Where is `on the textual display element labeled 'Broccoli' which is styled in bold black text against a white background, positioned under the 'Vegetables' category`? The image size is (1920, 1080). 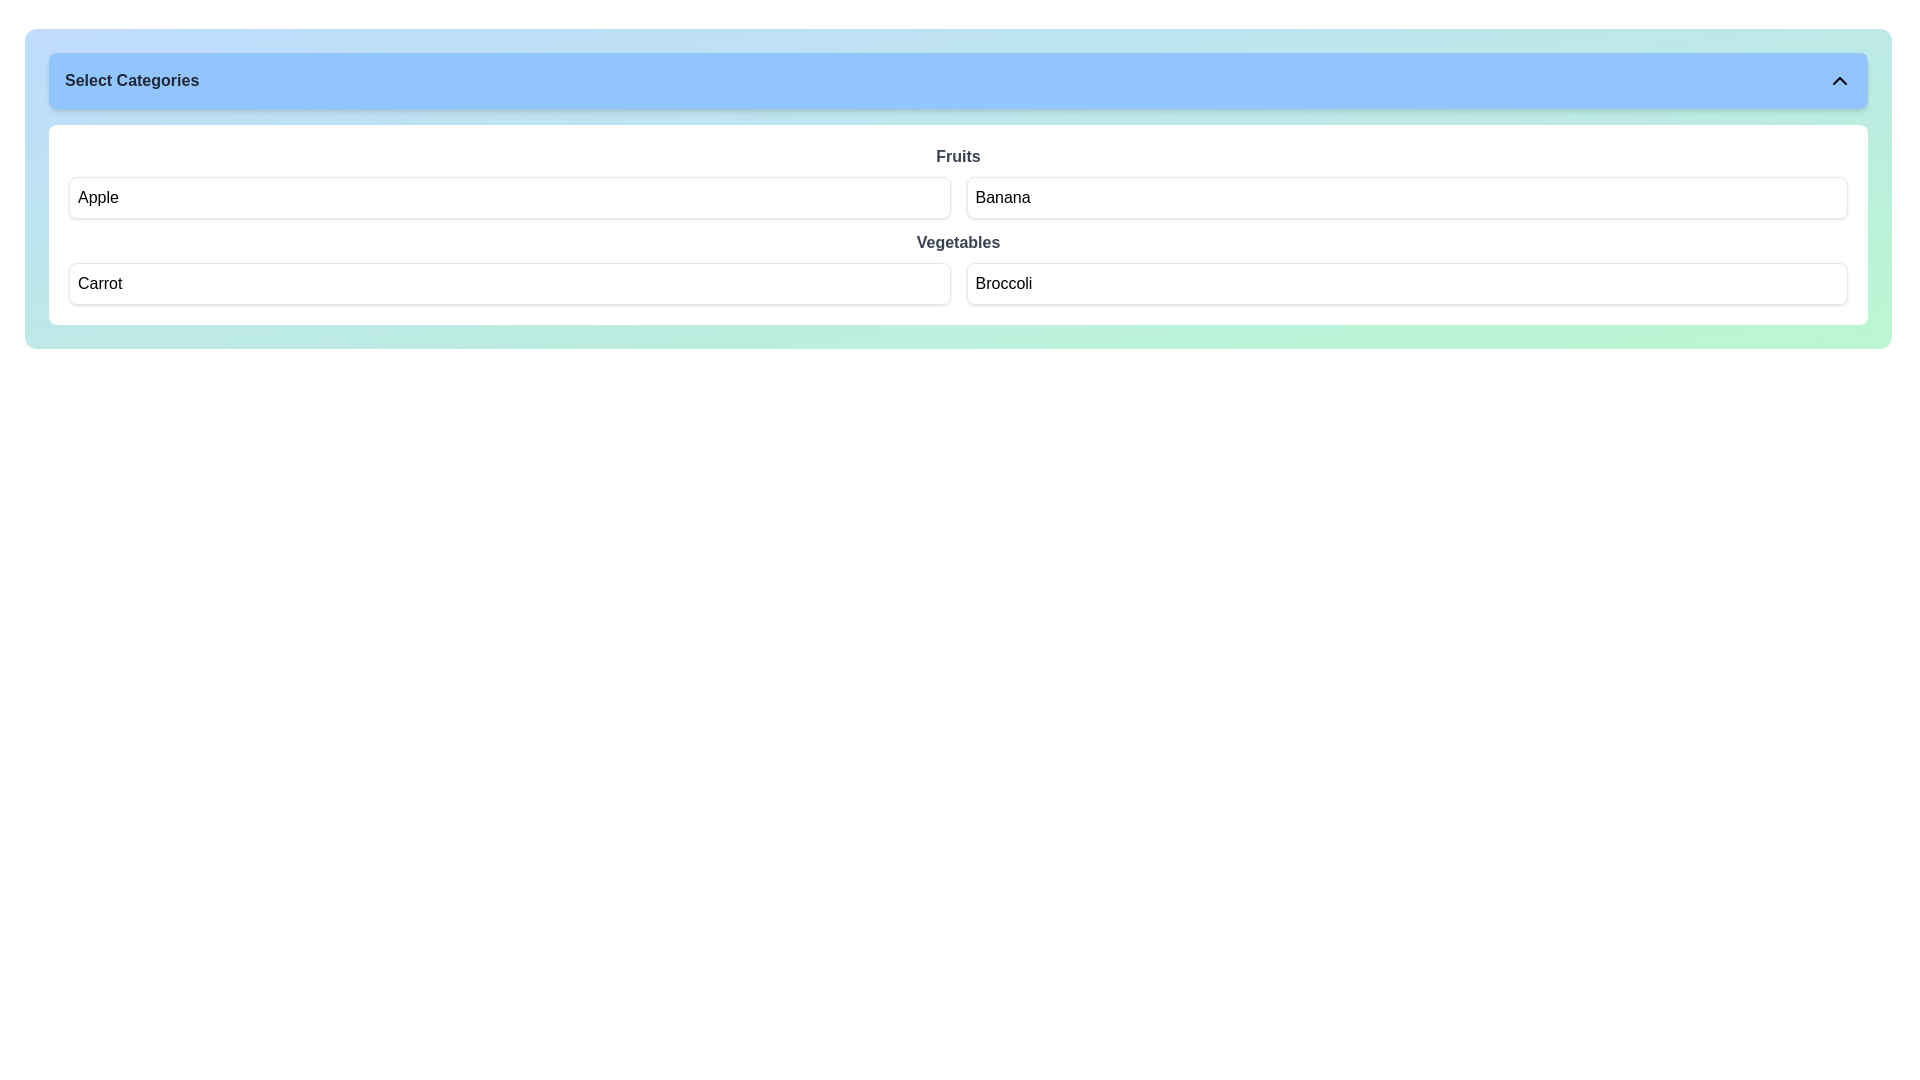 on the textual display element labeled 'Broccoli' which is styled in bold black text against a white background, positioned under the 'Vegetables' category is located at coordinates (1003, 284).